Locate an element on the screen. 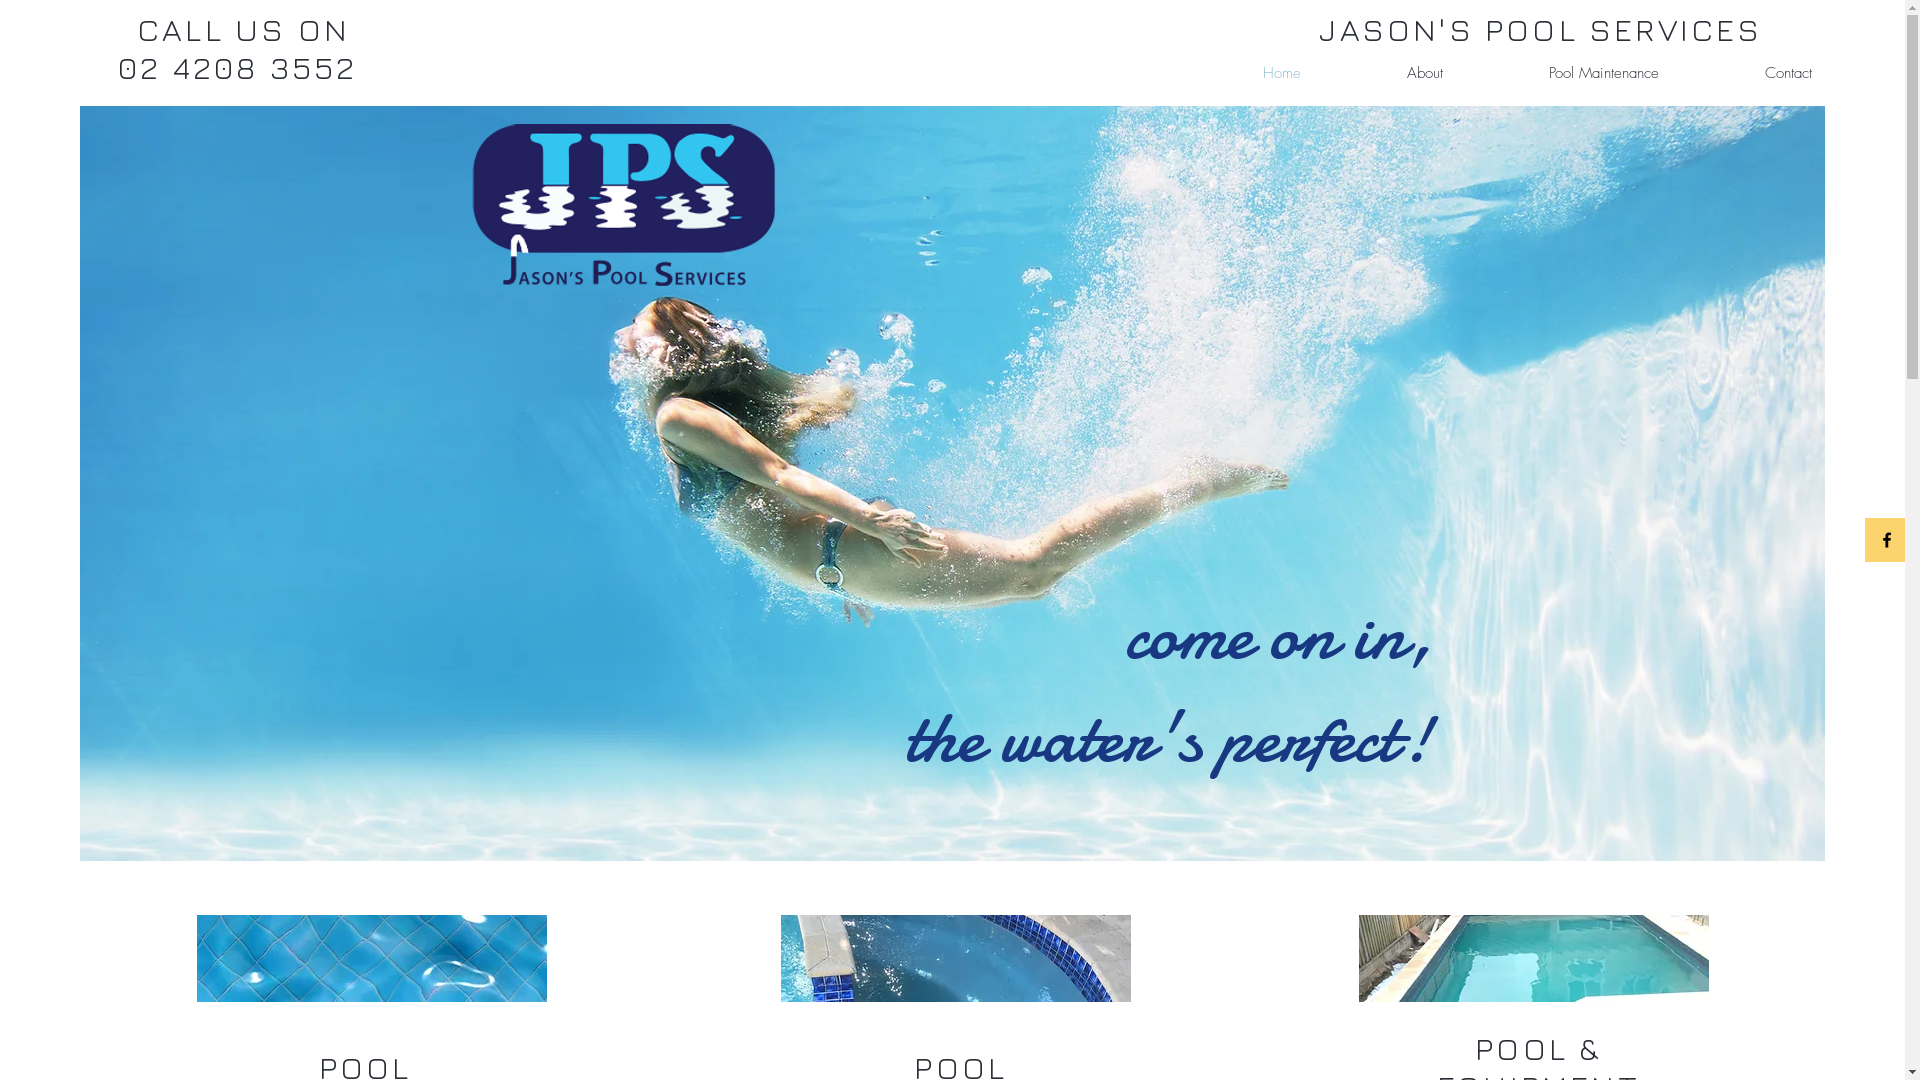 This screenshot has width=1920, height=1080. 'Pool Maintenance' is located at coordinates (1564, 72).